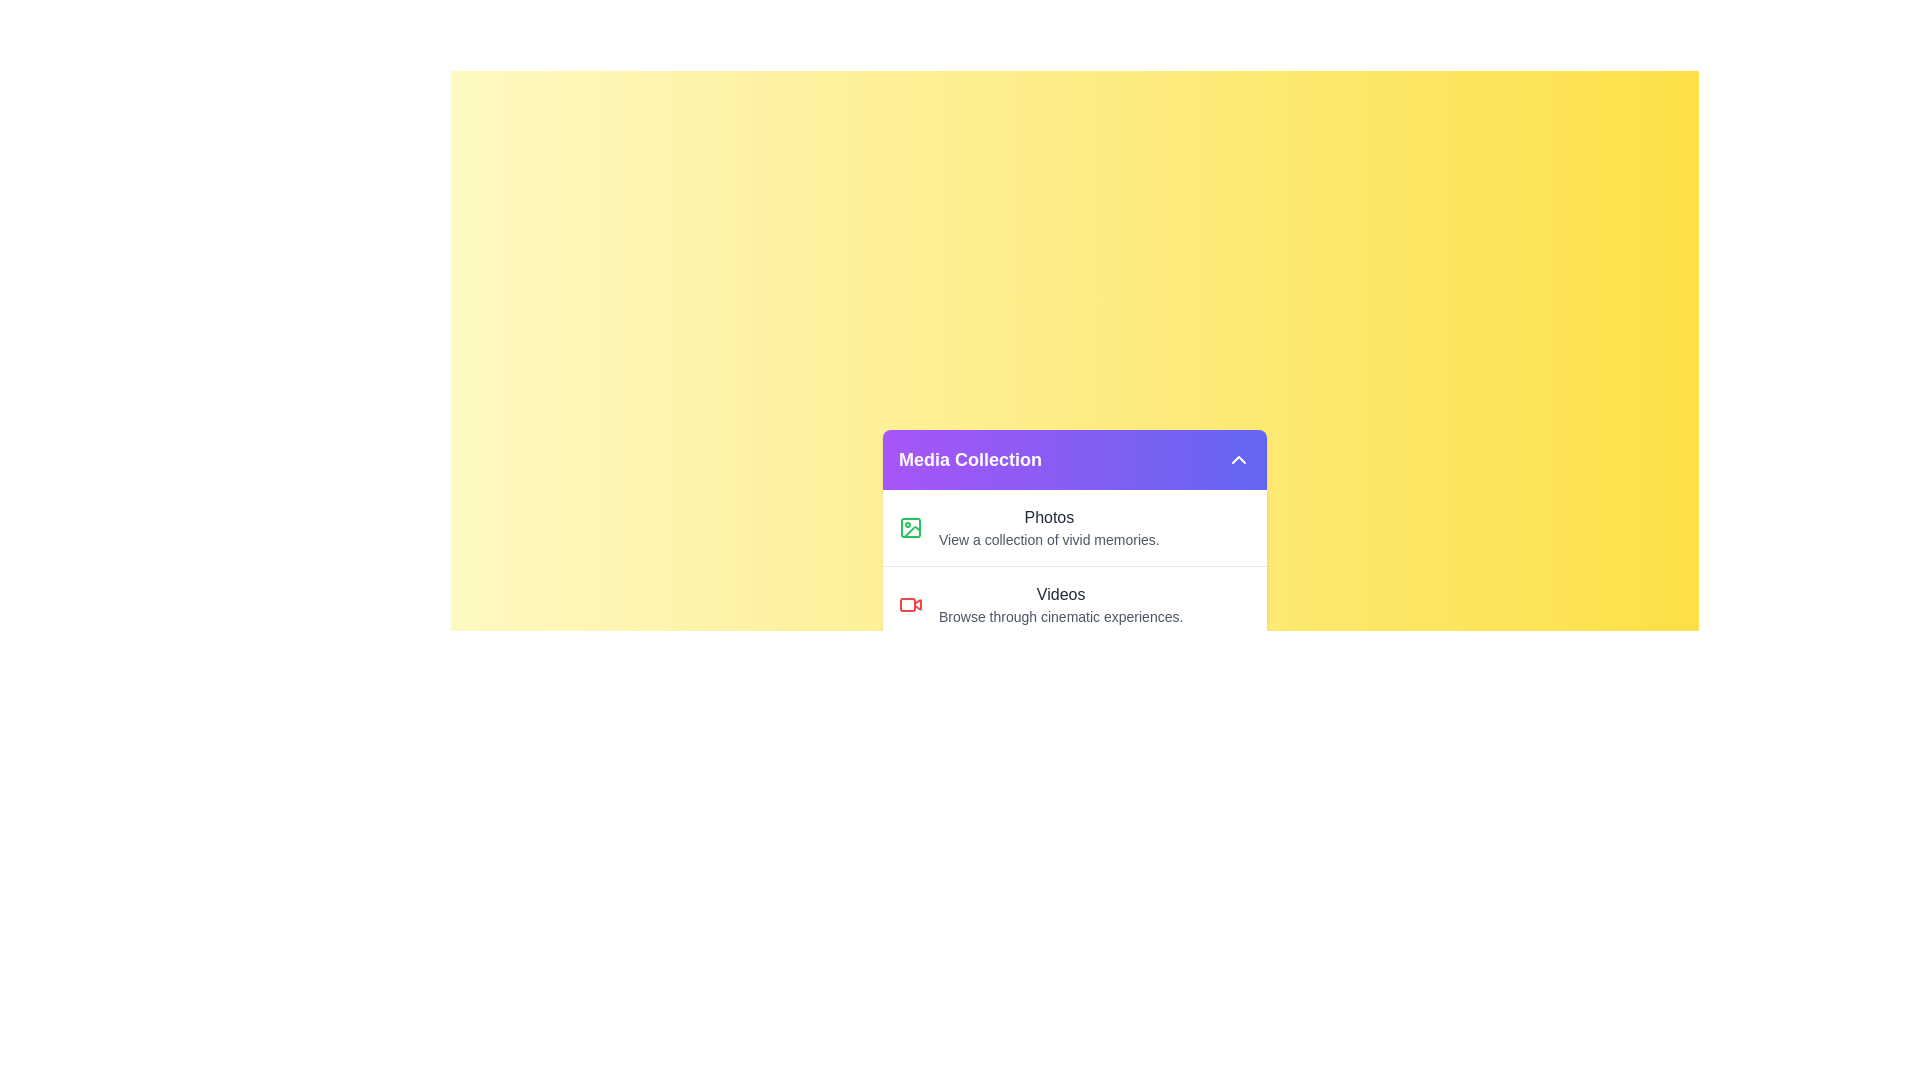 The width and height of the screenshot is (1920, 1080). I want to click on the list item corresponding to Photos, so click(1074, 527).